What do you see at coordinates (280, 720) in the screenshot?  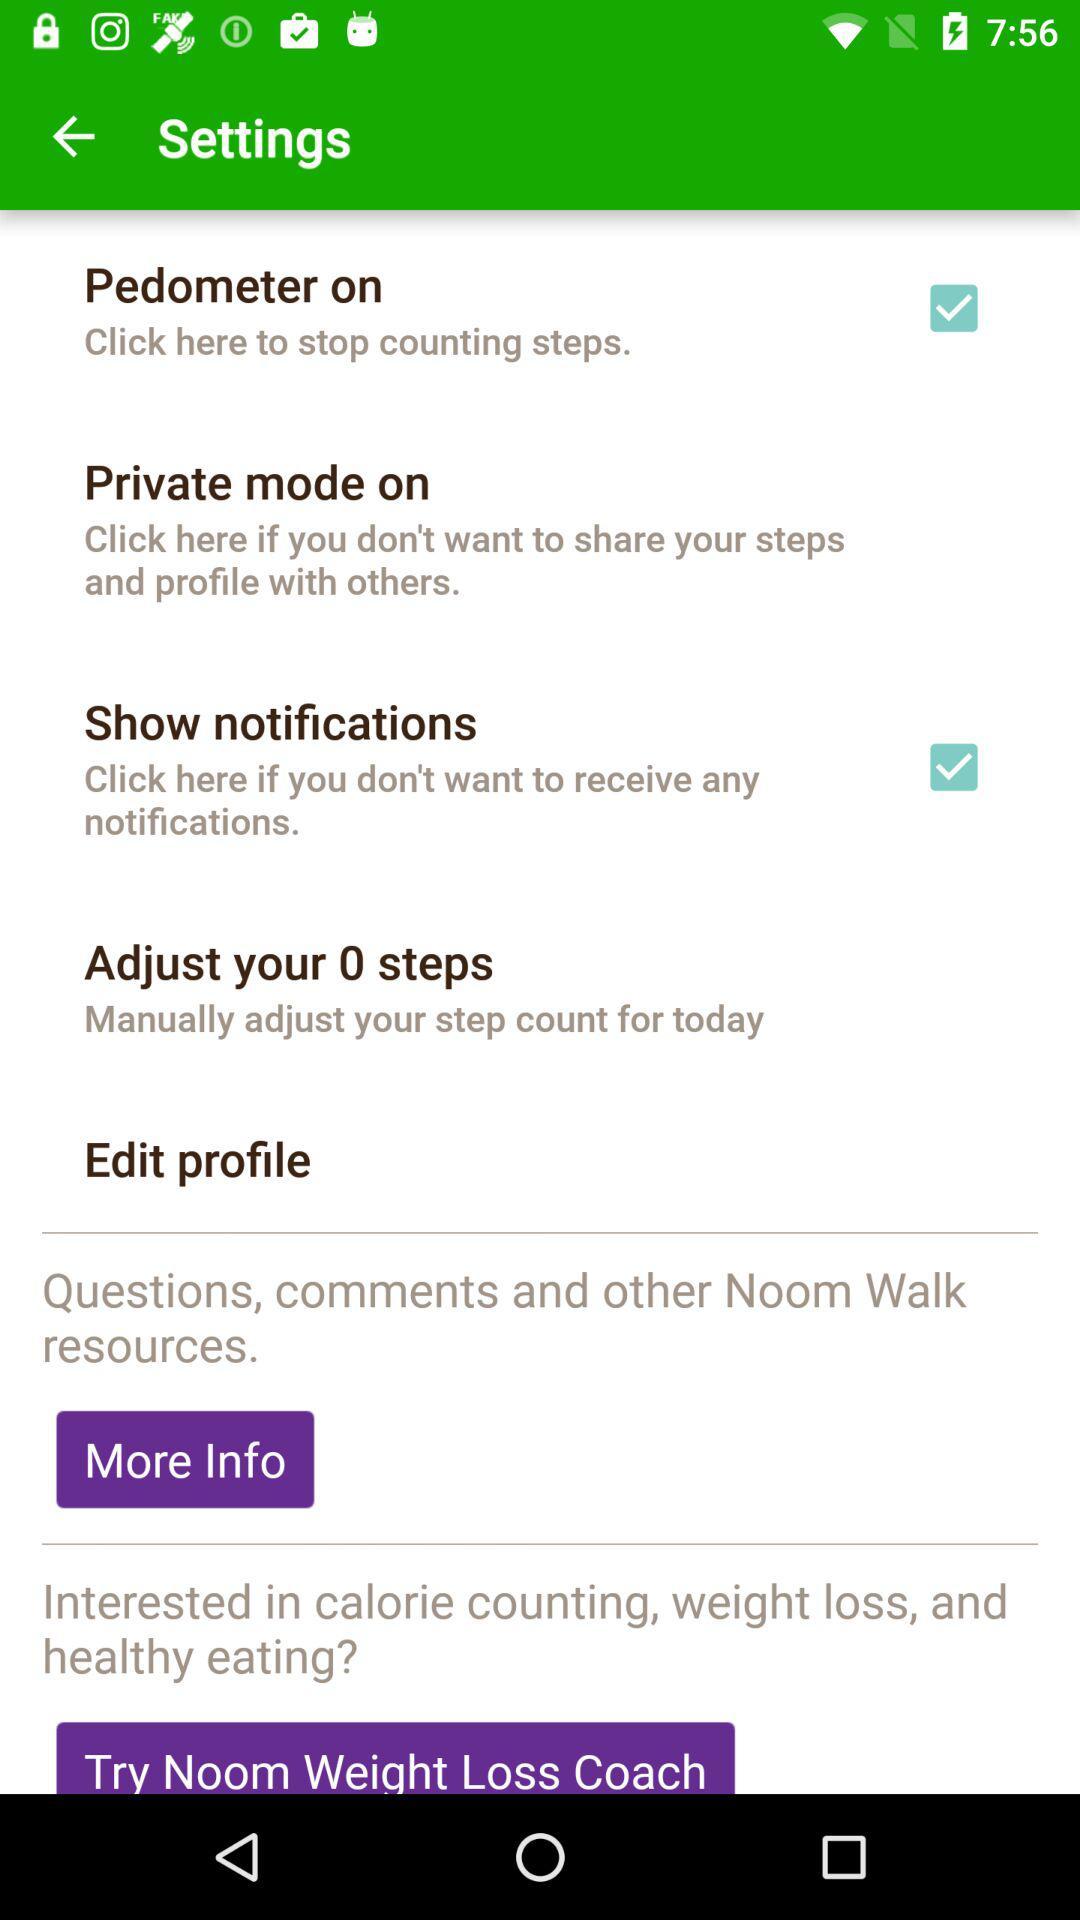 I see `show notifications icon` at bounding box center [280, 720].